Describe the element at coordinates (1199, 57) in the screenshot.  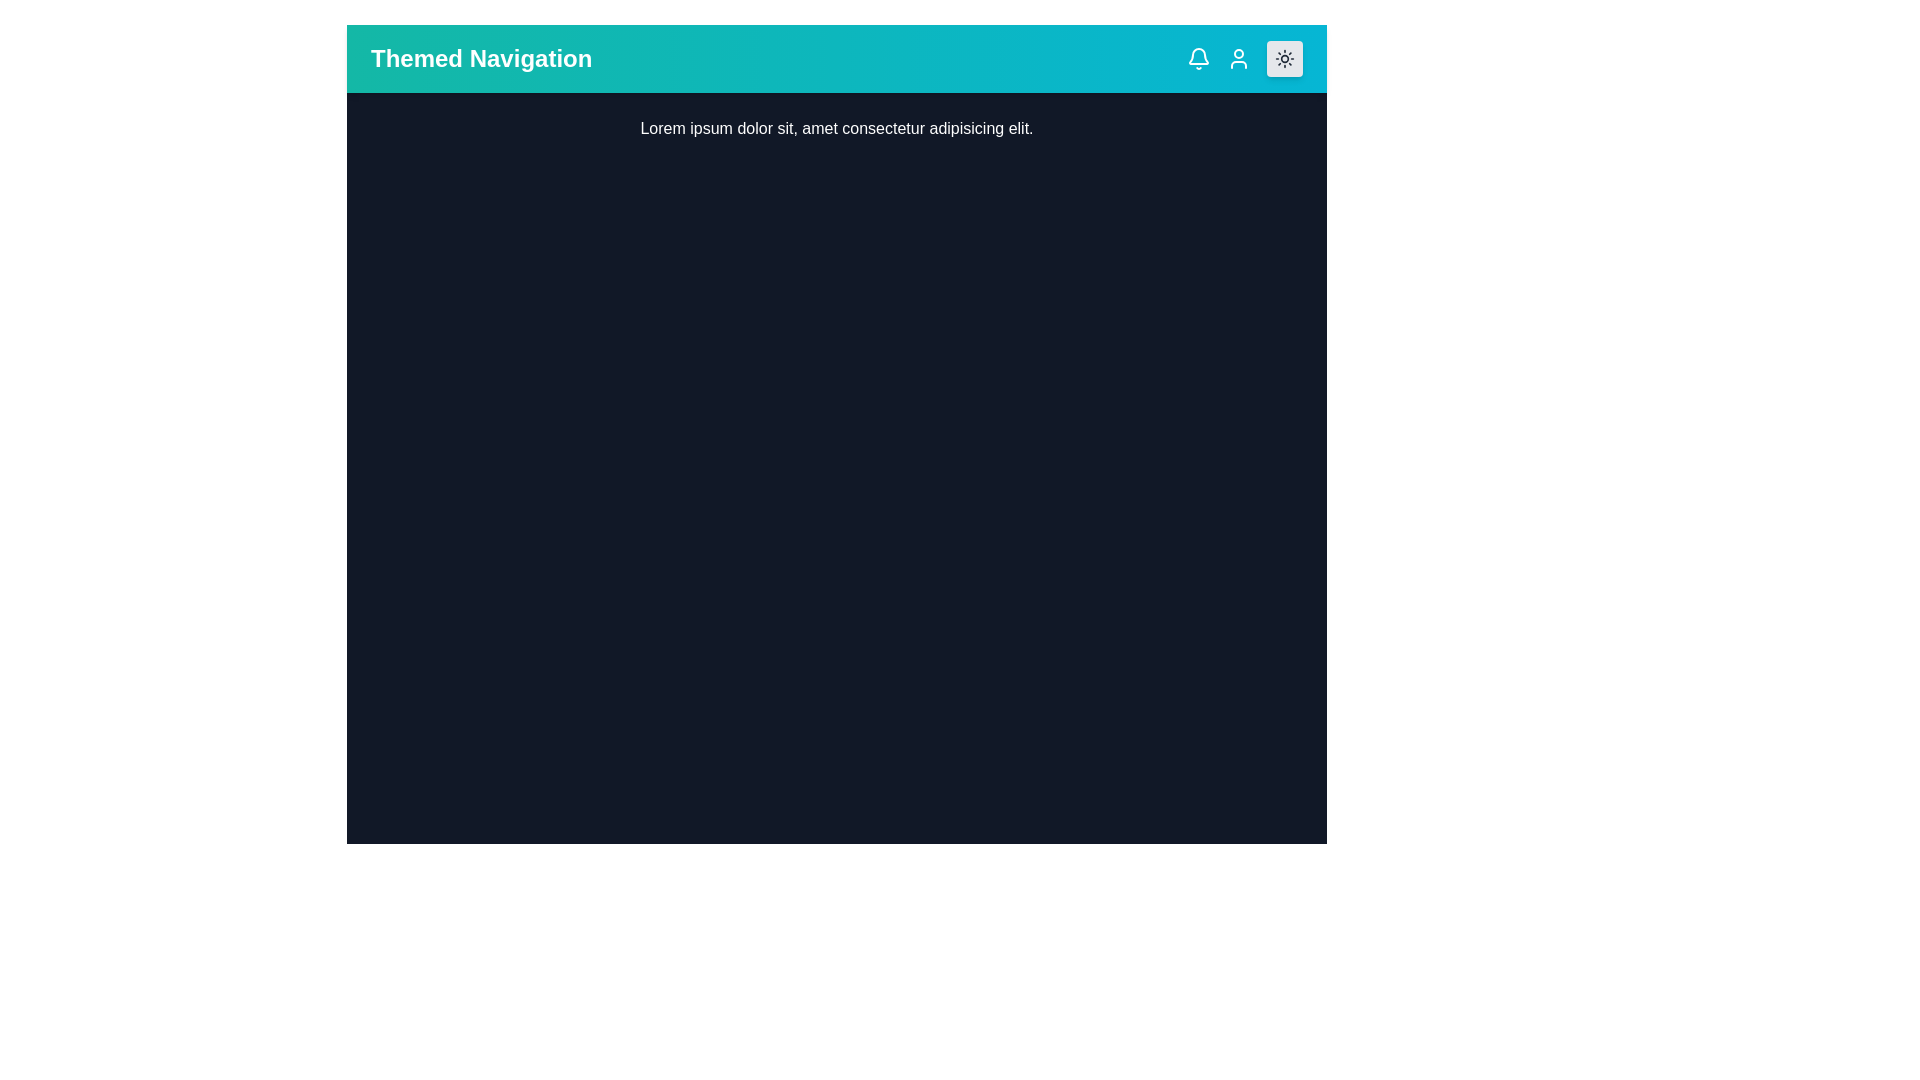
I see `the bell icon to simulate a notification-related action` at that location.